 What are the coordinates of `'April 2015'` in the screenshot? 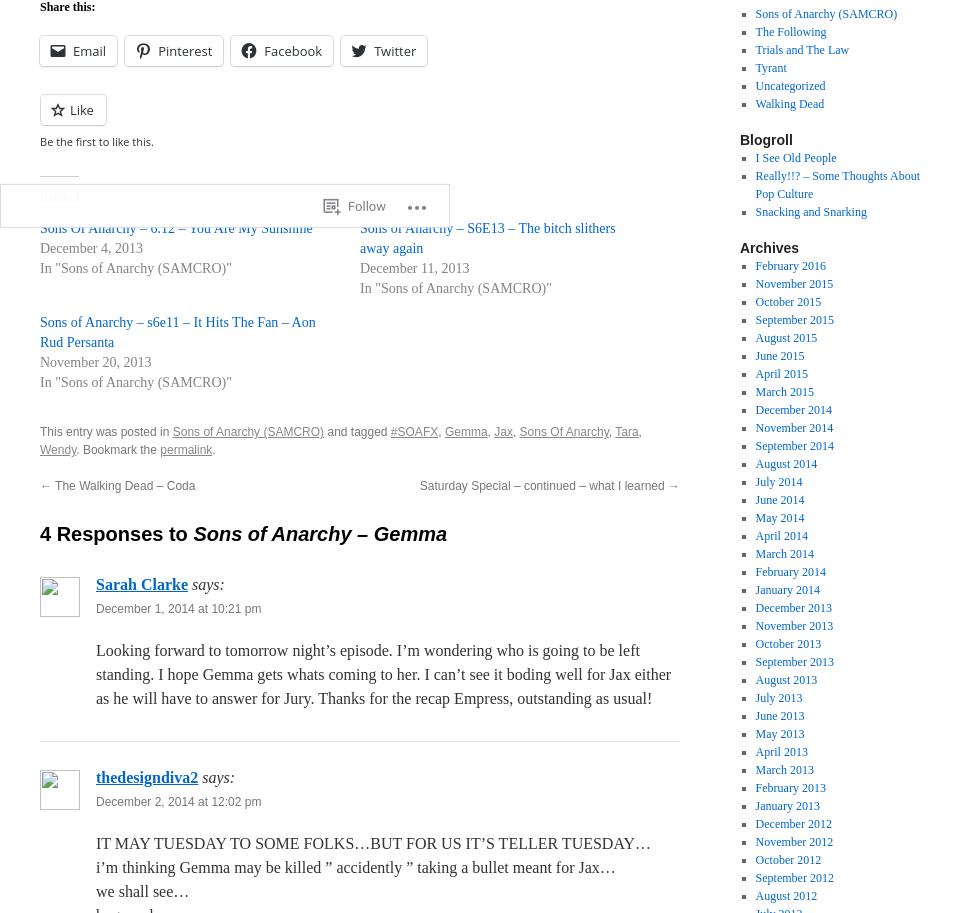 It's located at (780, 372).